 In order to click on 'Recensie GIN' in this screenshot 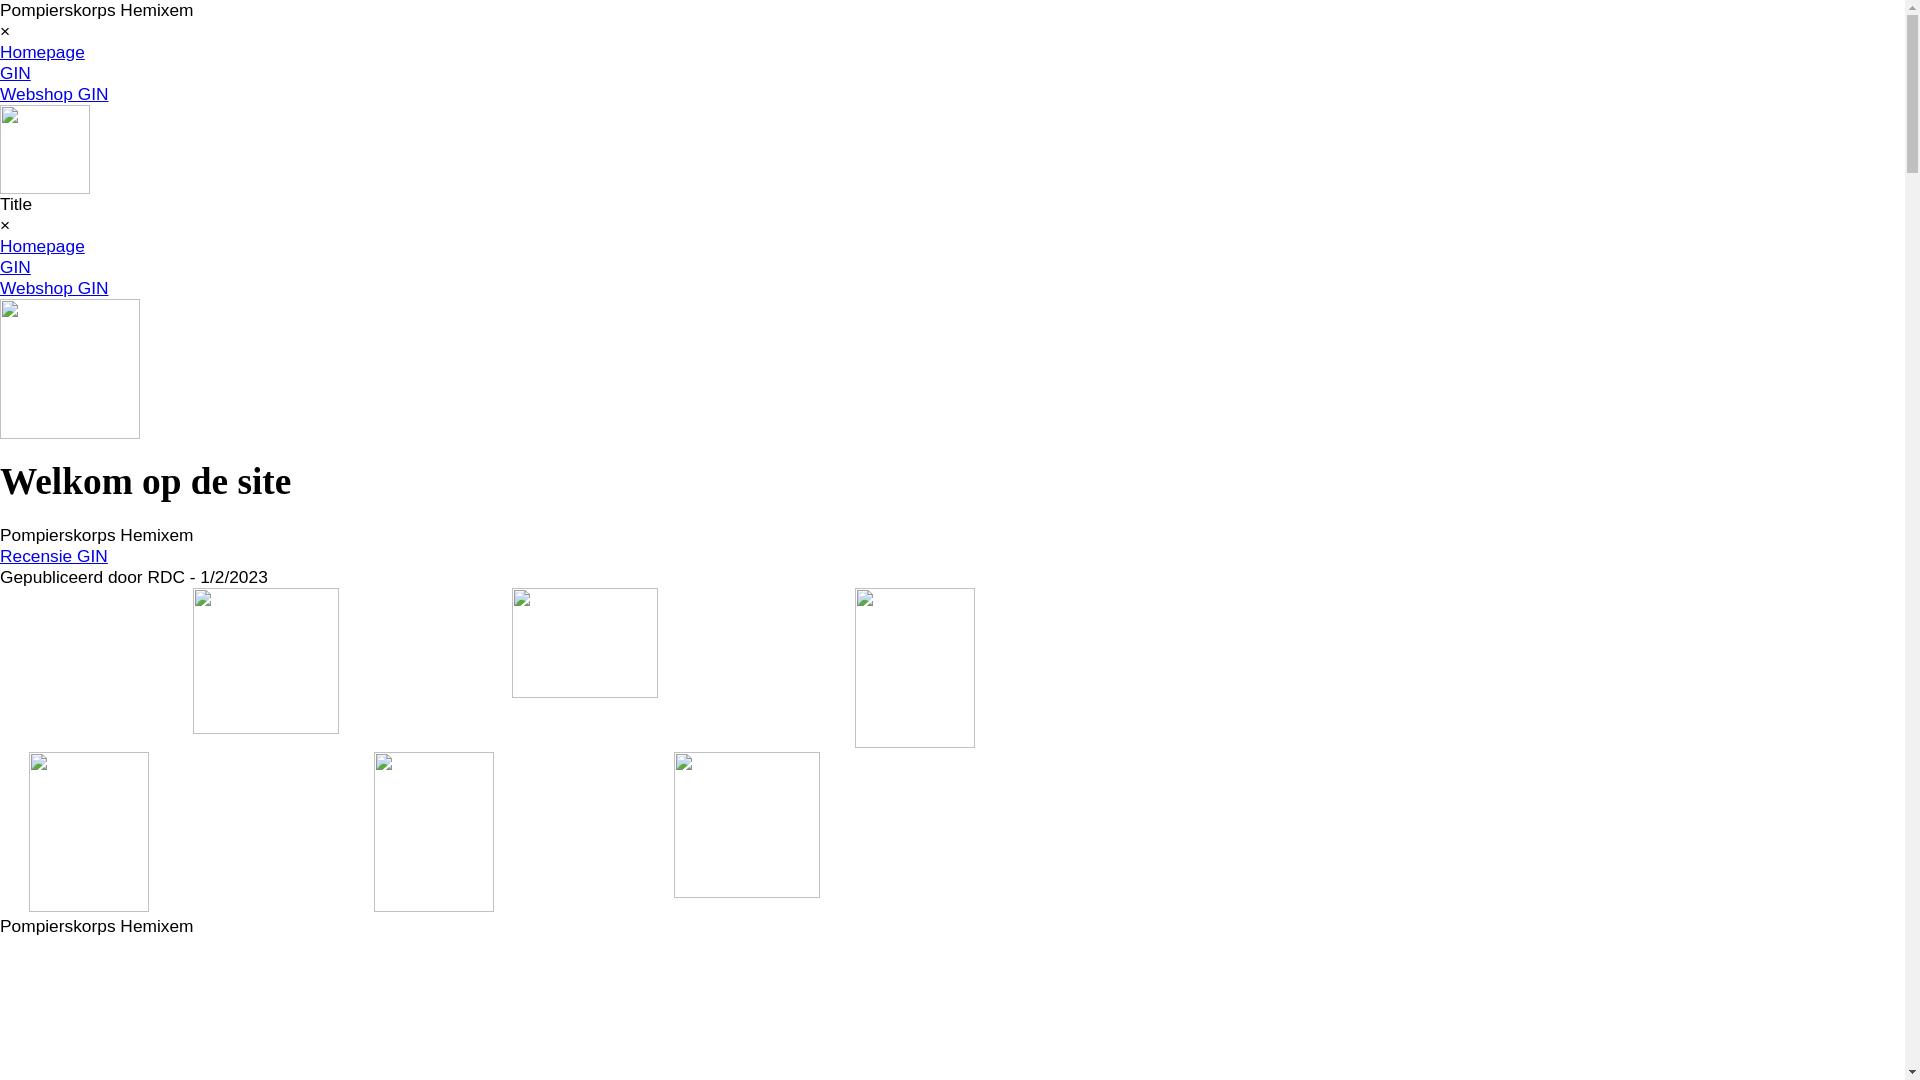, I will do `click(53, 555)`.